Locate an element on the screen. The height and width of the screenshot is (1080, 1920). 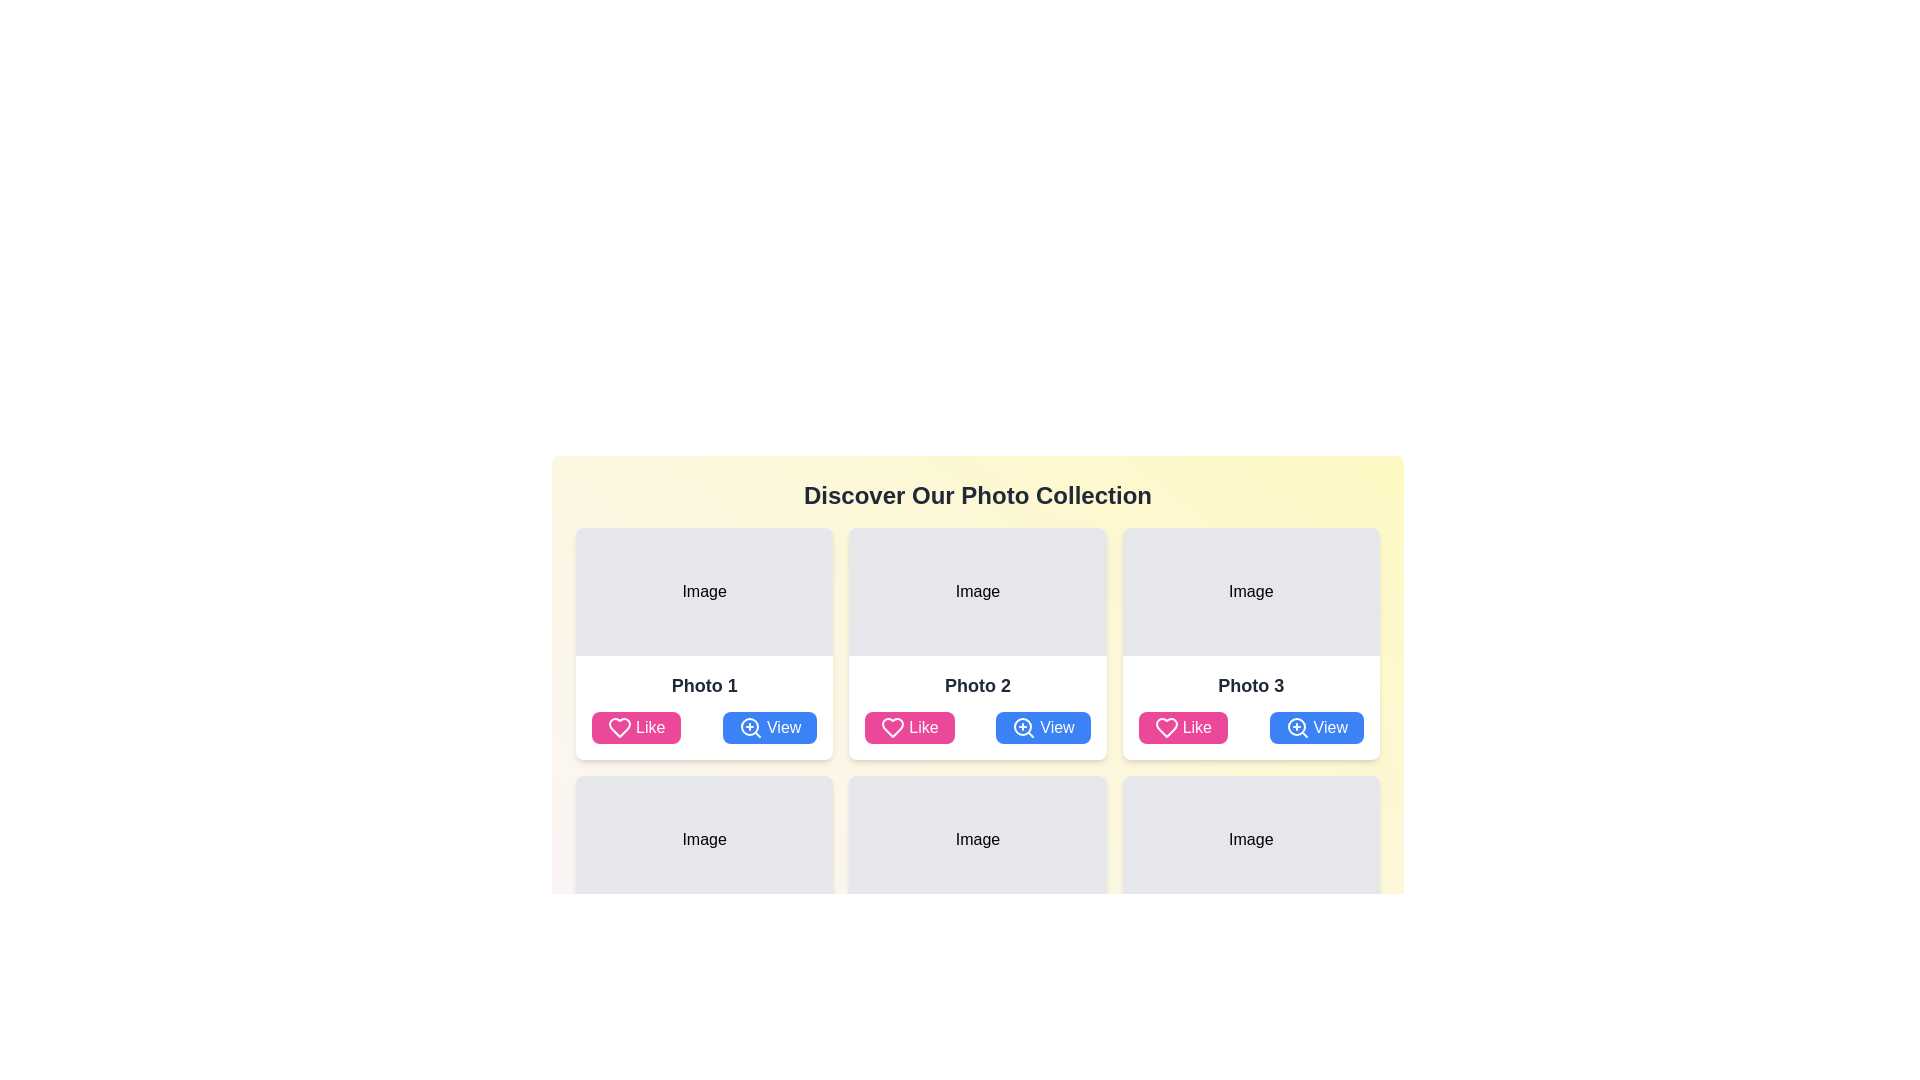
the Static Text Label indicating the name or title of the corresponding photo, located in the first card of the grid, below the image and above the Like and View buttons is located at coordinates (704, 685).